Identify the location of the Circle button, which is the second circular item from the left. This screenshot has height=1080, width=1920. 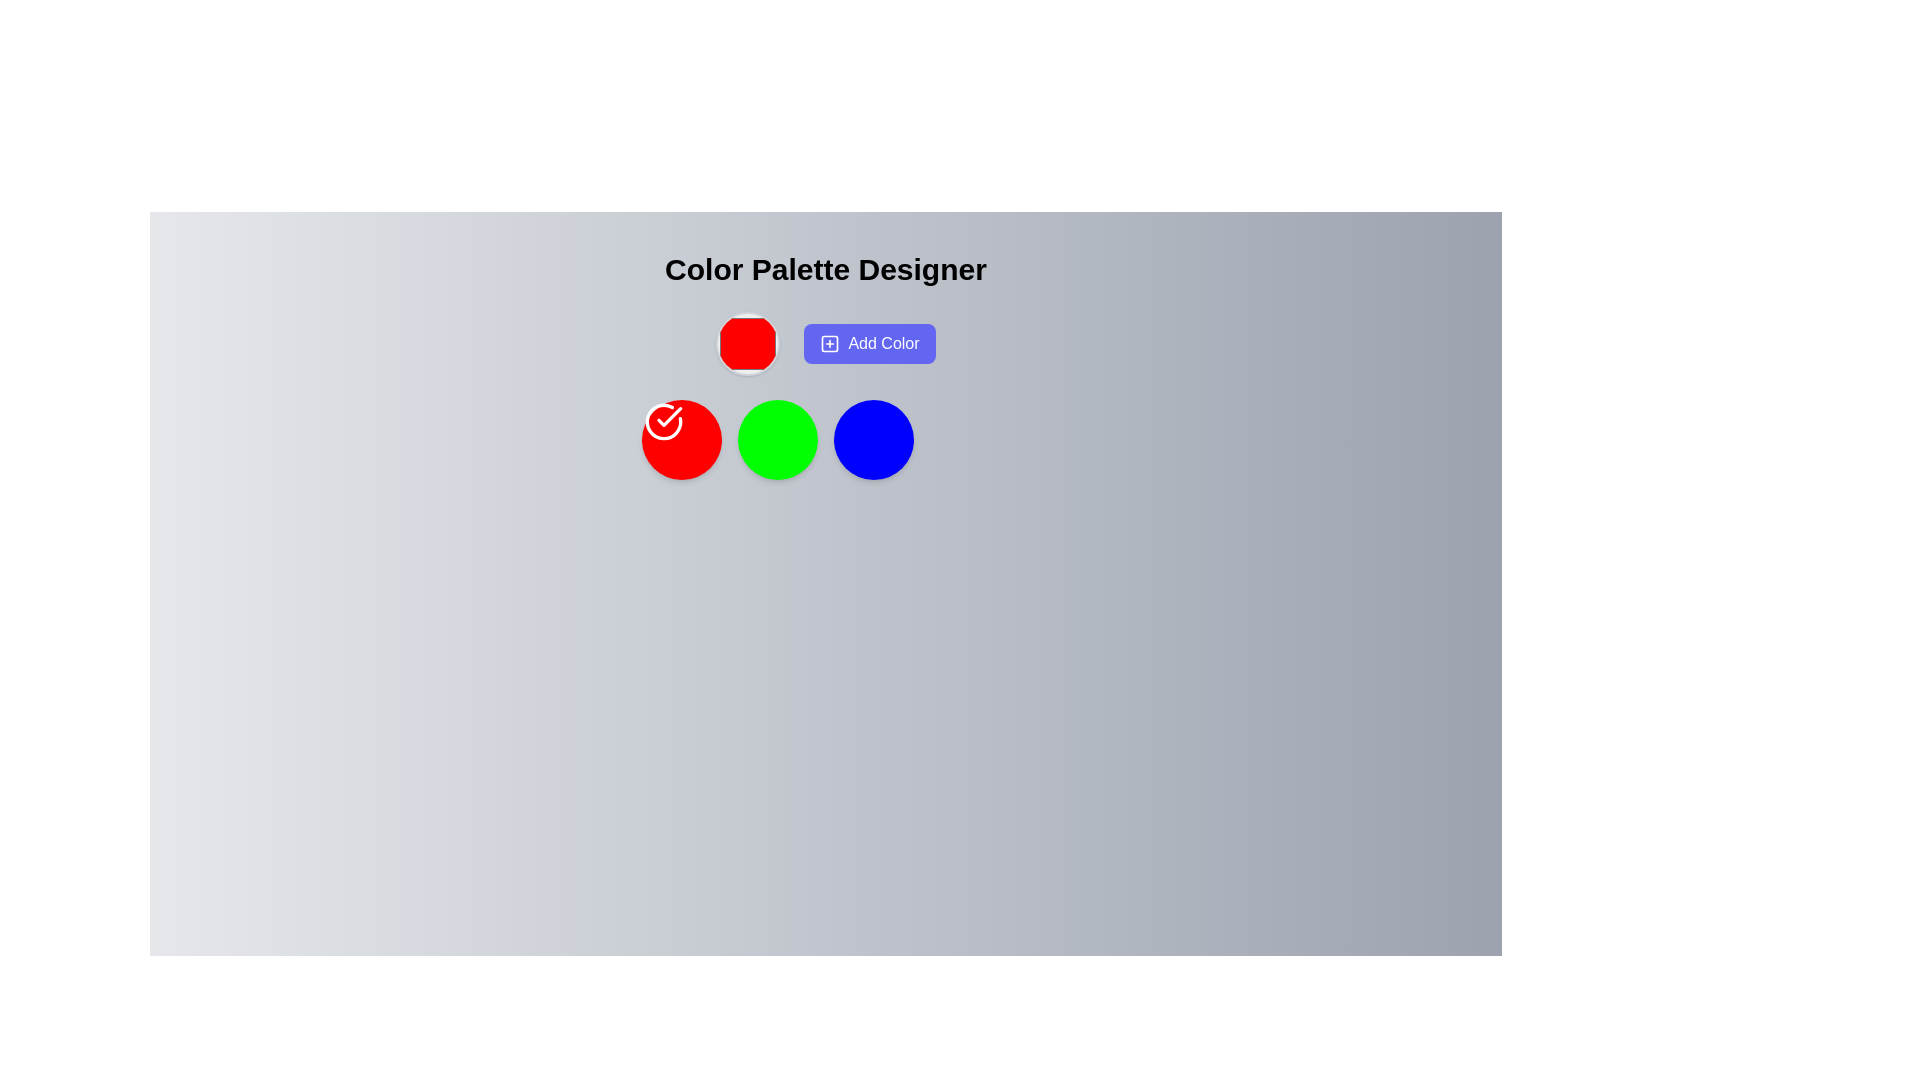
(776, 438).